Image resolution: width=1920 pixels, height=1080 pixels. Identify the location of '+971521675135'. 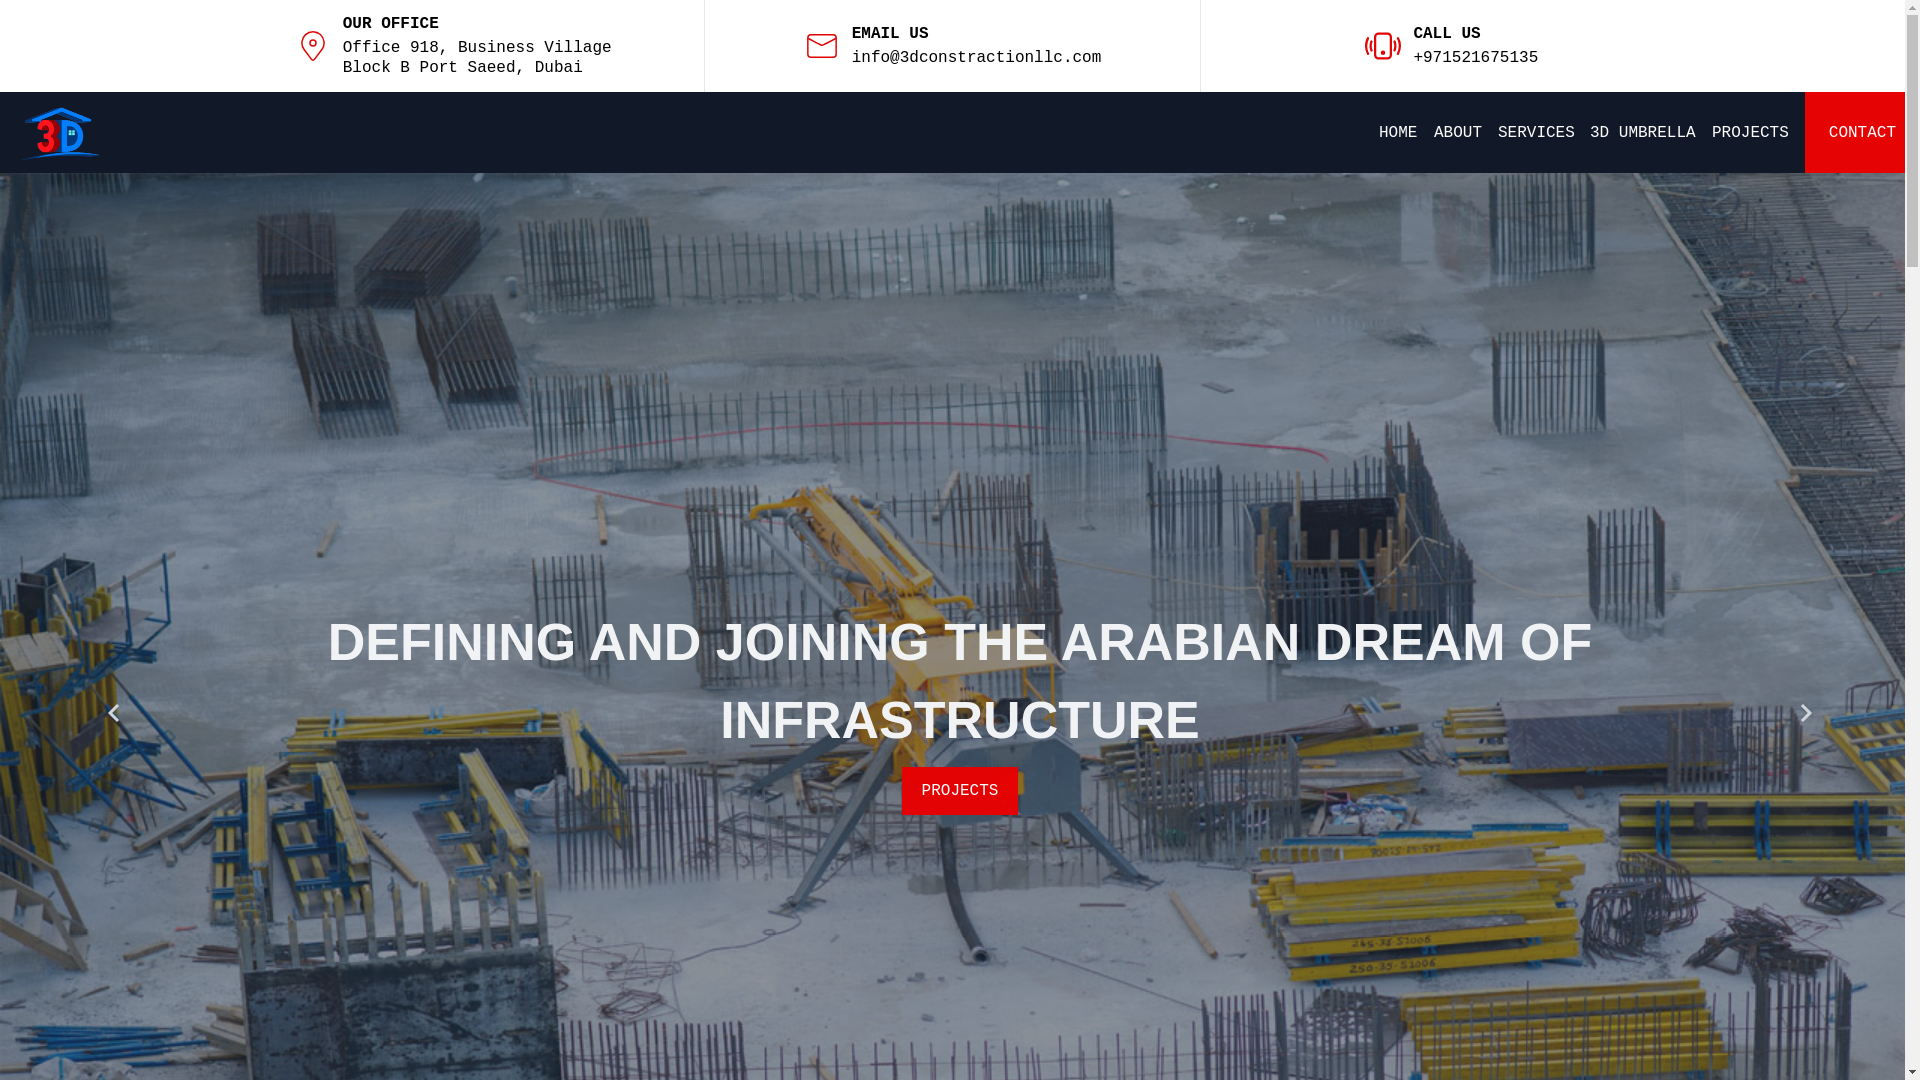
(1475, 56).